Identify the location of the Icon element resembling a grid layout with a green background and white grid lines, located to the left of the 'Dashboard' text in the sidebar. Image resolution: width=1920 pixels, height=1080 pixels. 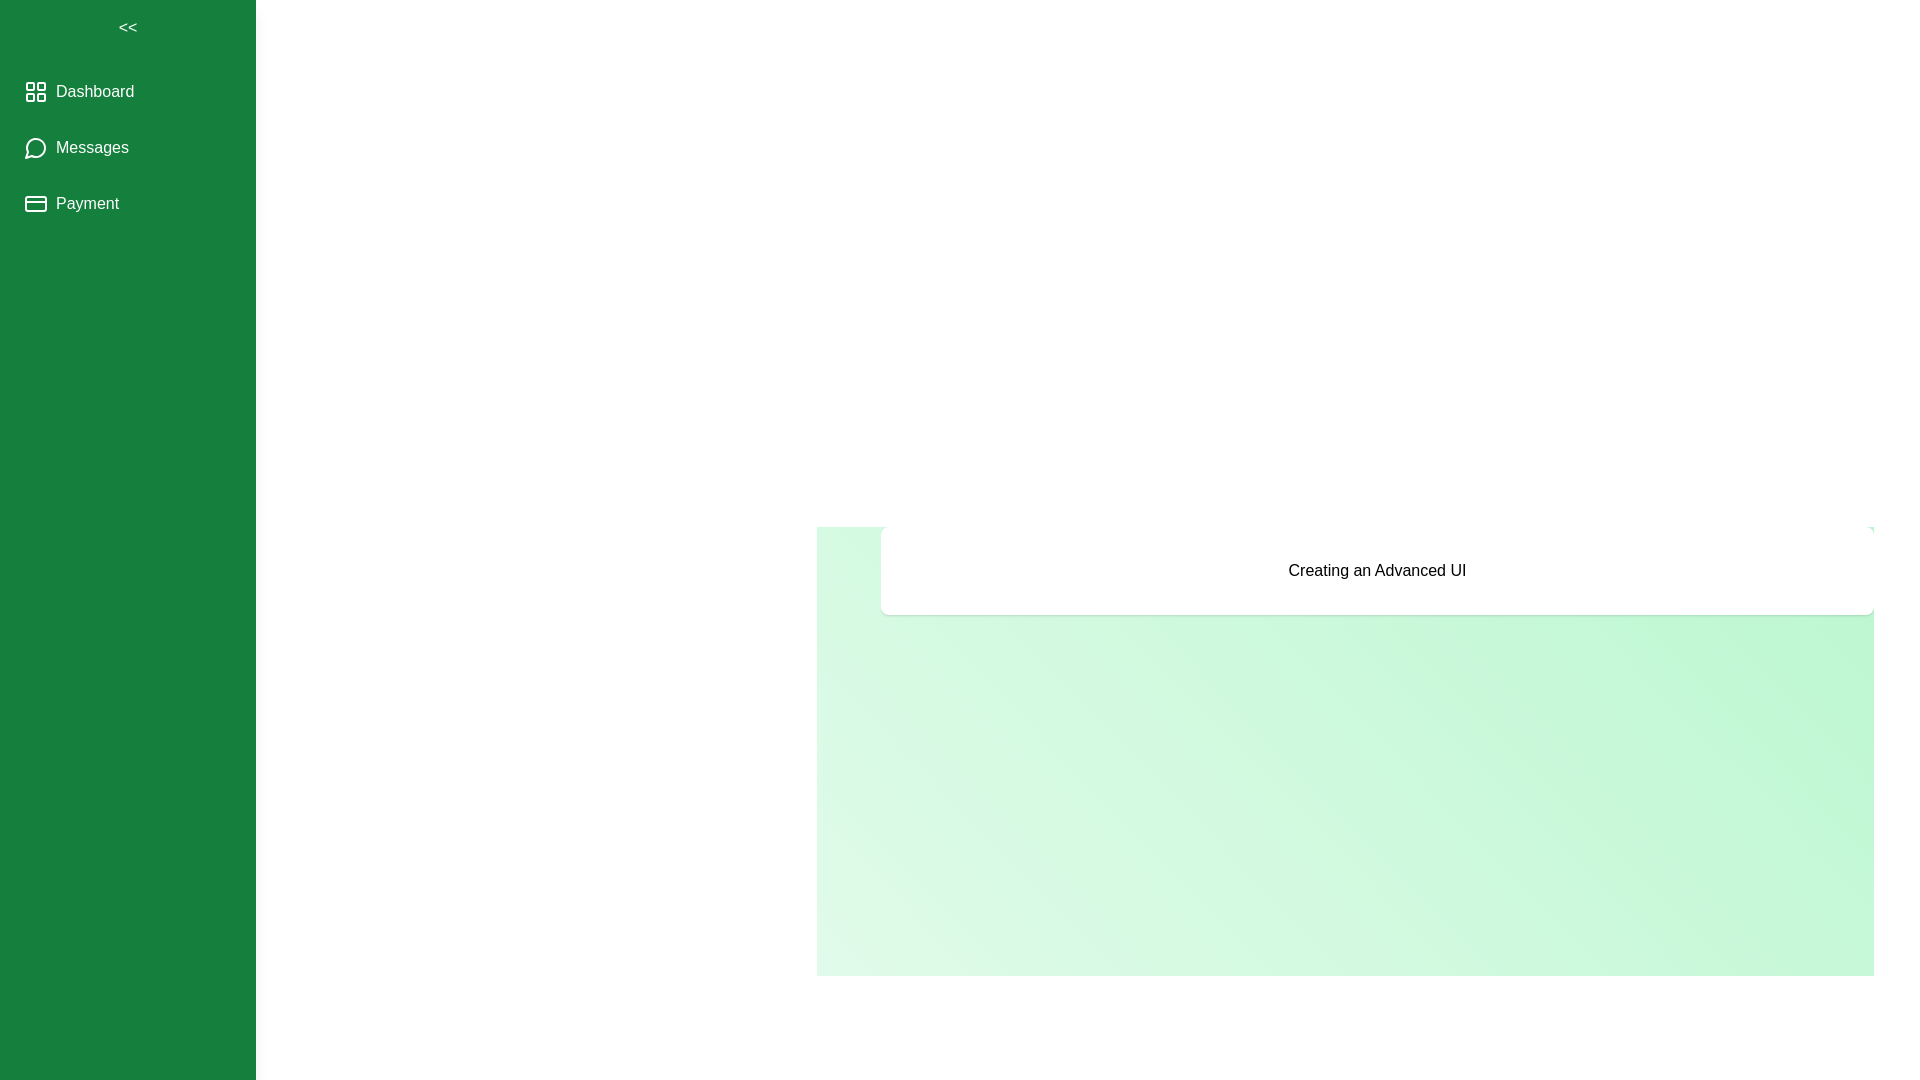
(35, 92).